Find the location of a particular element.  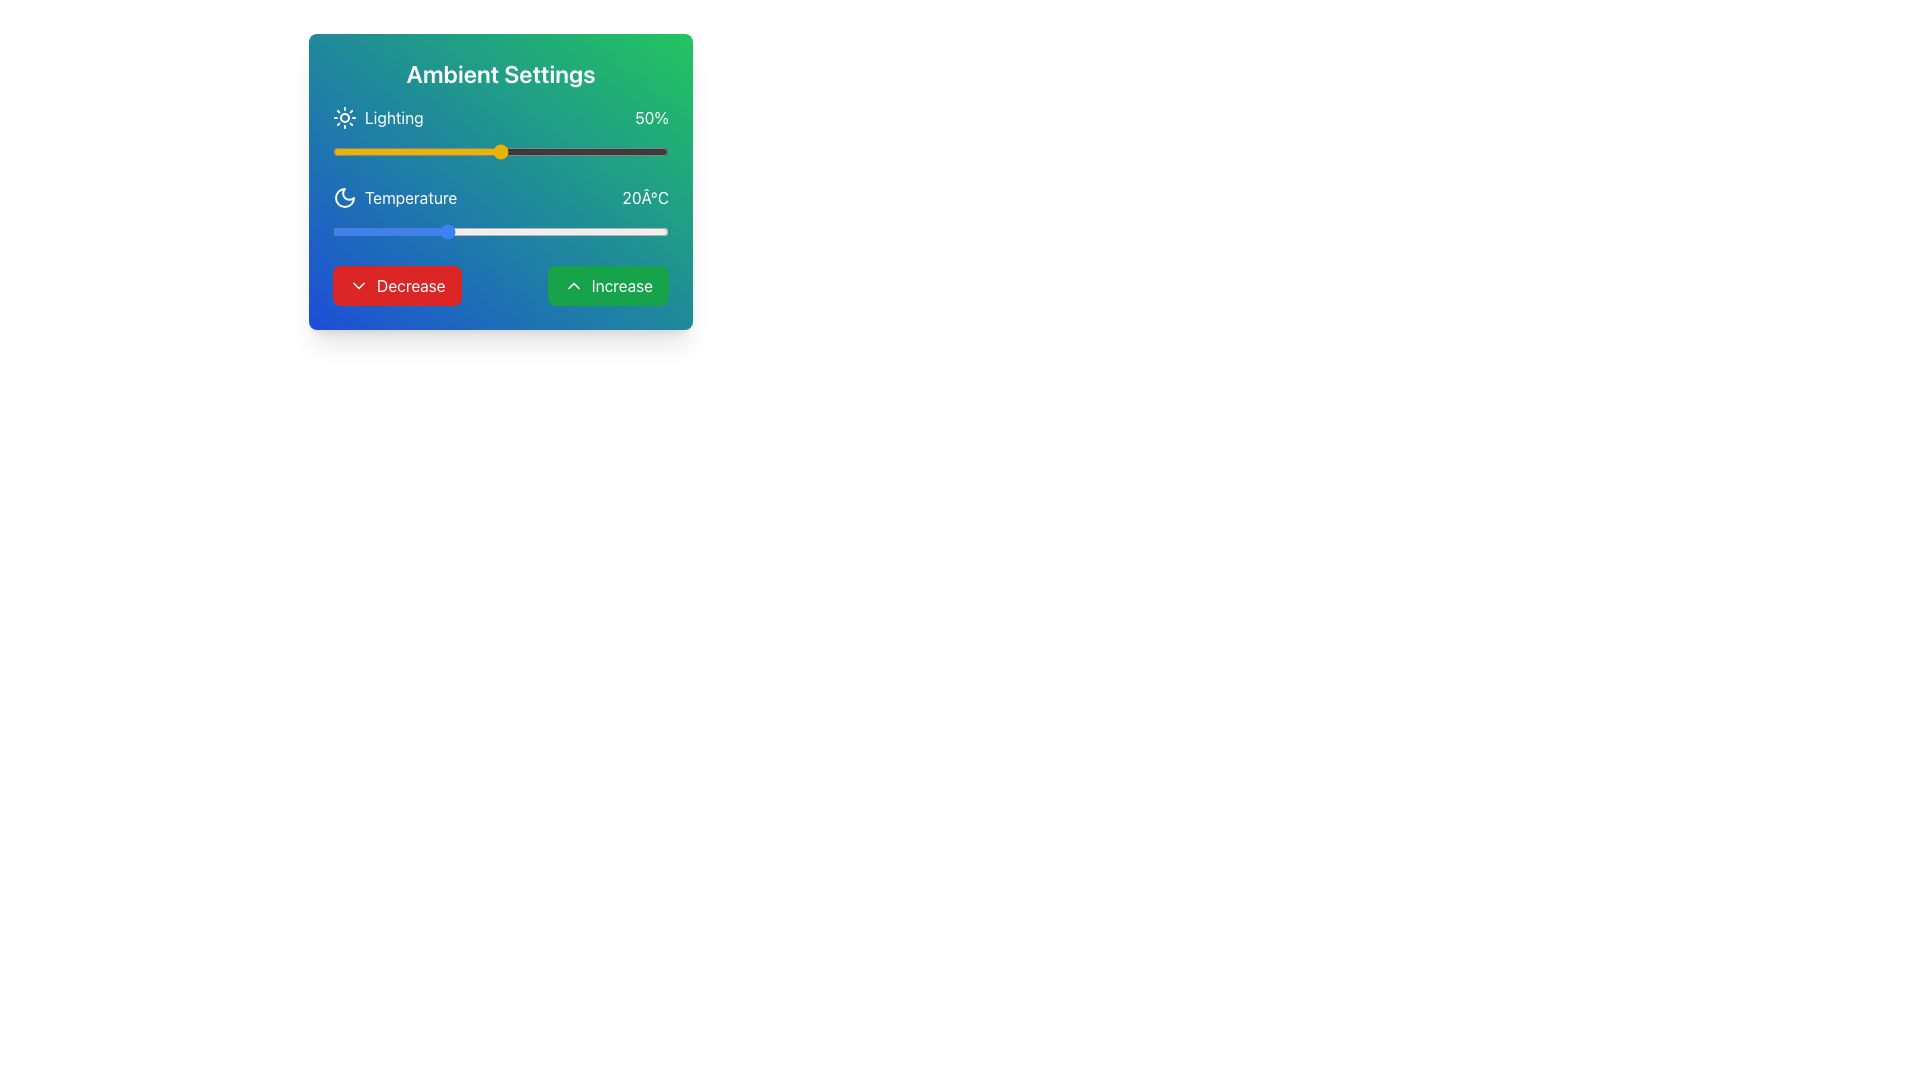

brightness level is located at coordinates (490, 150).